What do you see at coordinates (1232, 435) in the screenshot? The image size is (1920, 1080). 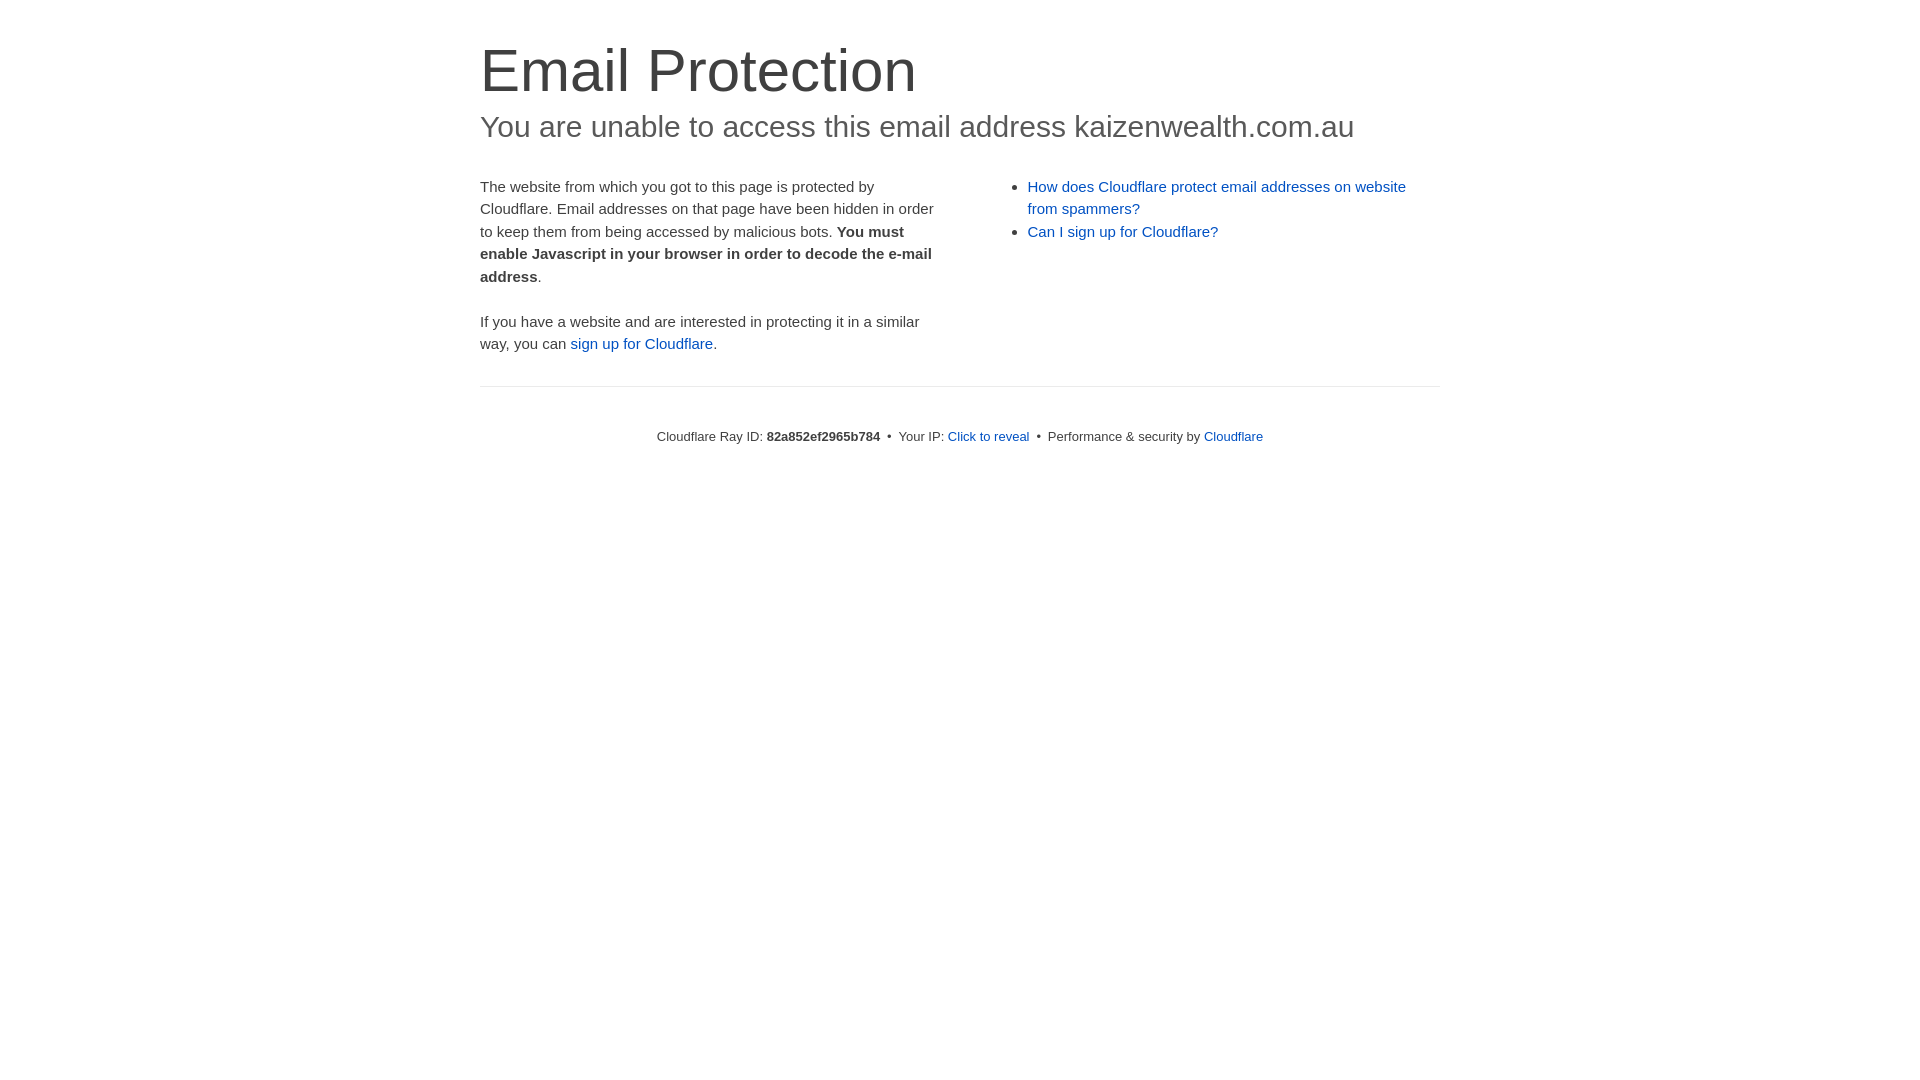 I see `'Cloudflare'` at bounding box center [1232, 435].